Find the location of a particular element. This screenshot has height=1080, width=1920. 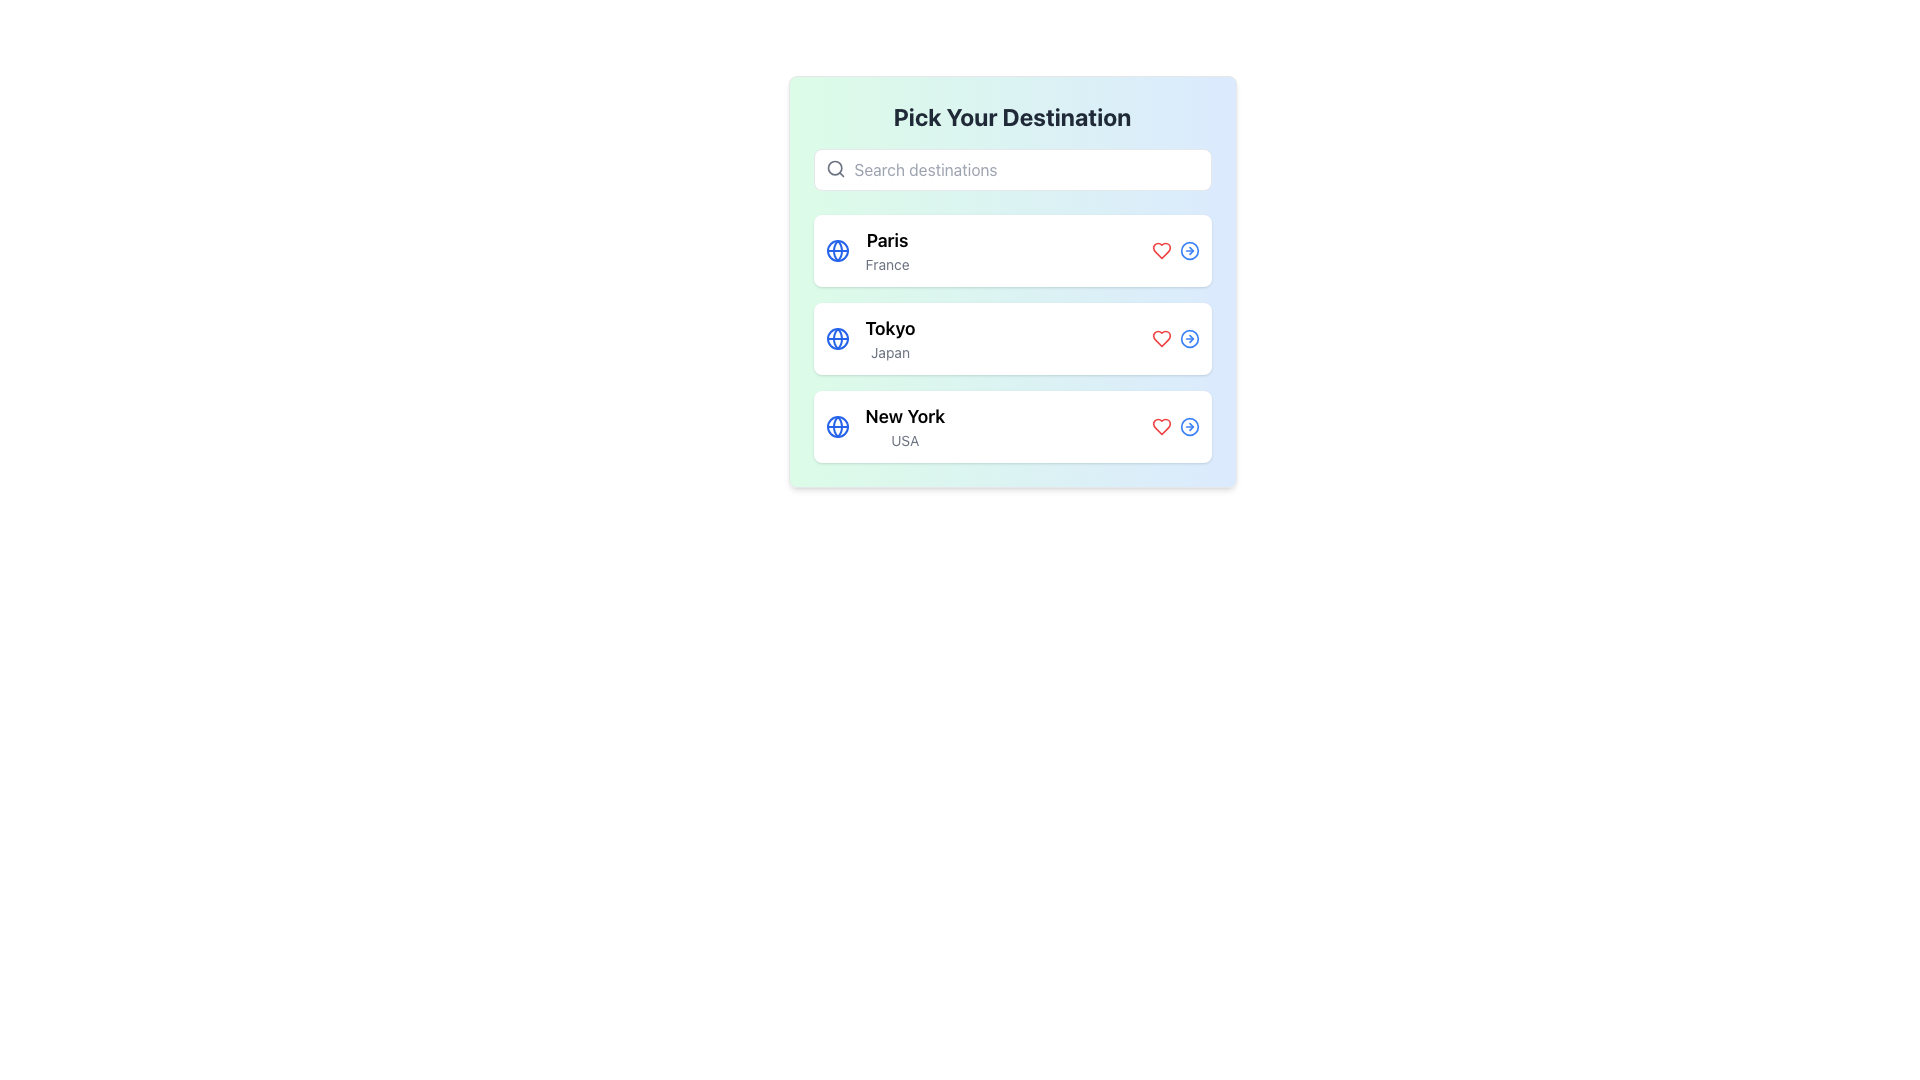

the first selectable item in the list of destinations is located at coordinates (1012, 249).